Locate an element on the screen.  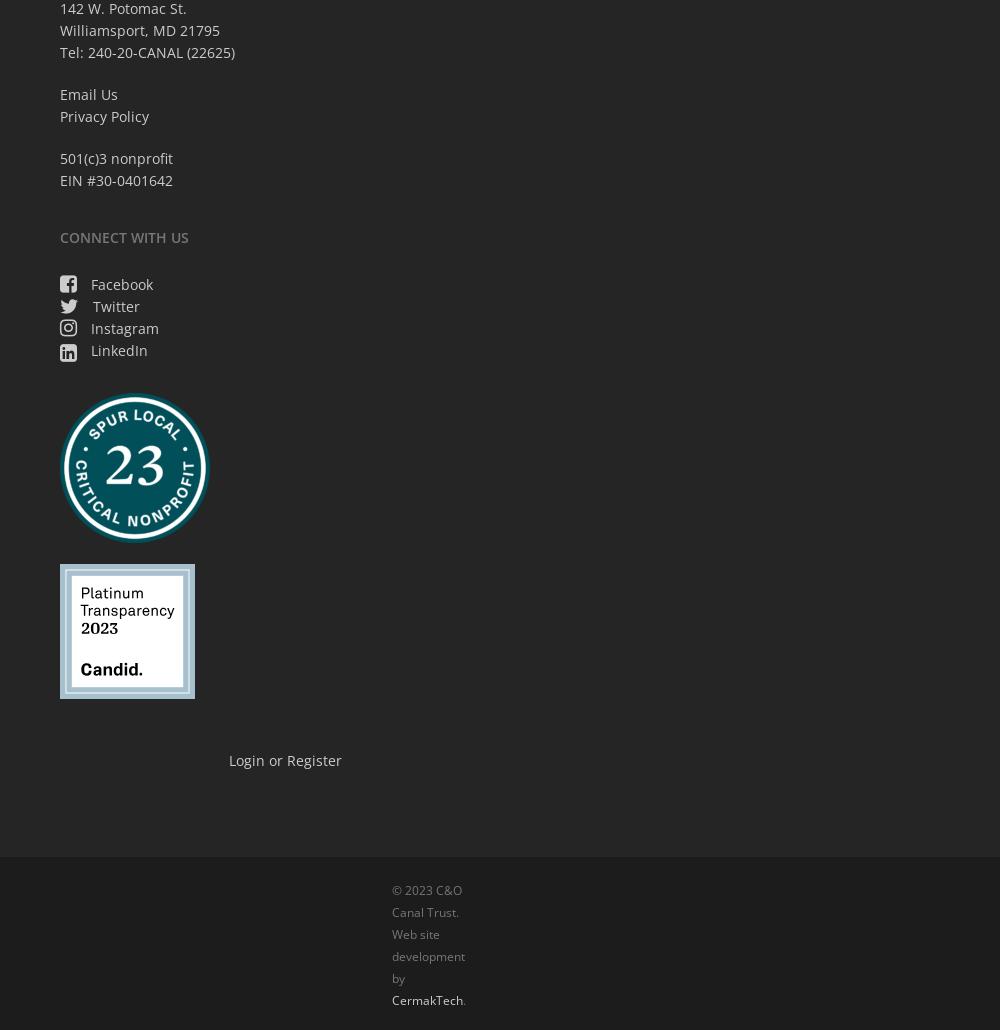
'Register' is located at coordinates (312, 759).